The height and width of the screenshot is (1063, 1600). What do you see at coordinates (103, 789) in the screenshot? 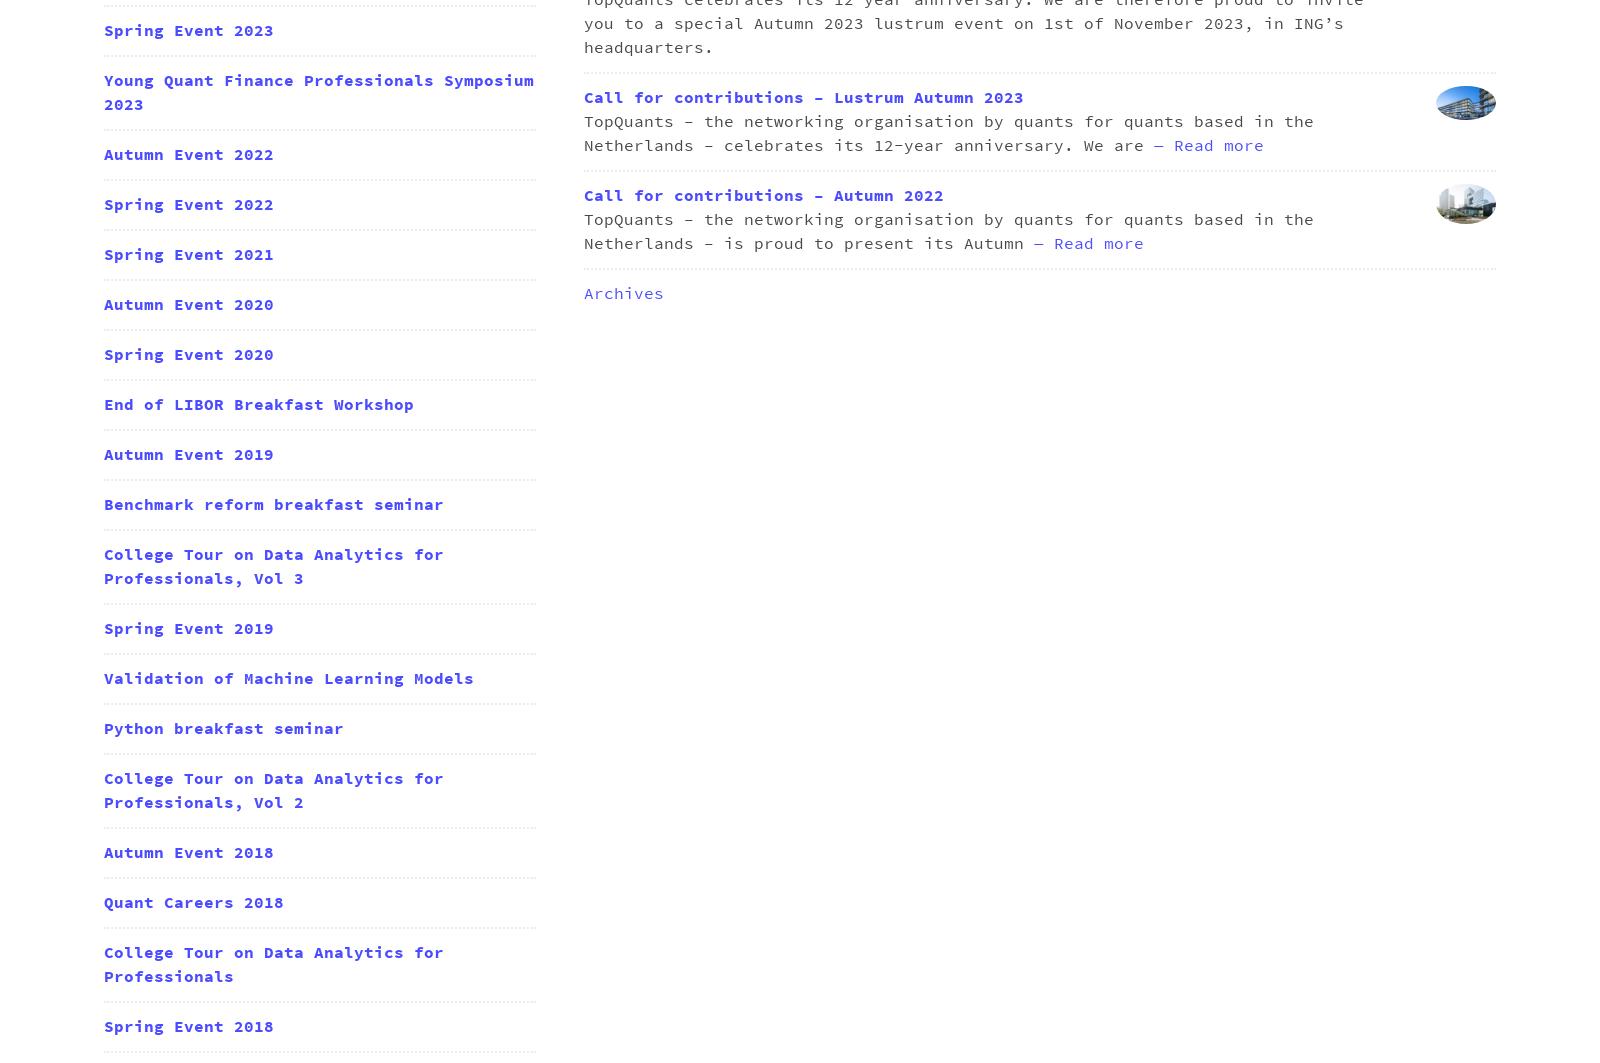
I see `'College Tour on Data Analytics for Professionals, Vol 2'` at bounding box center [103, 789].